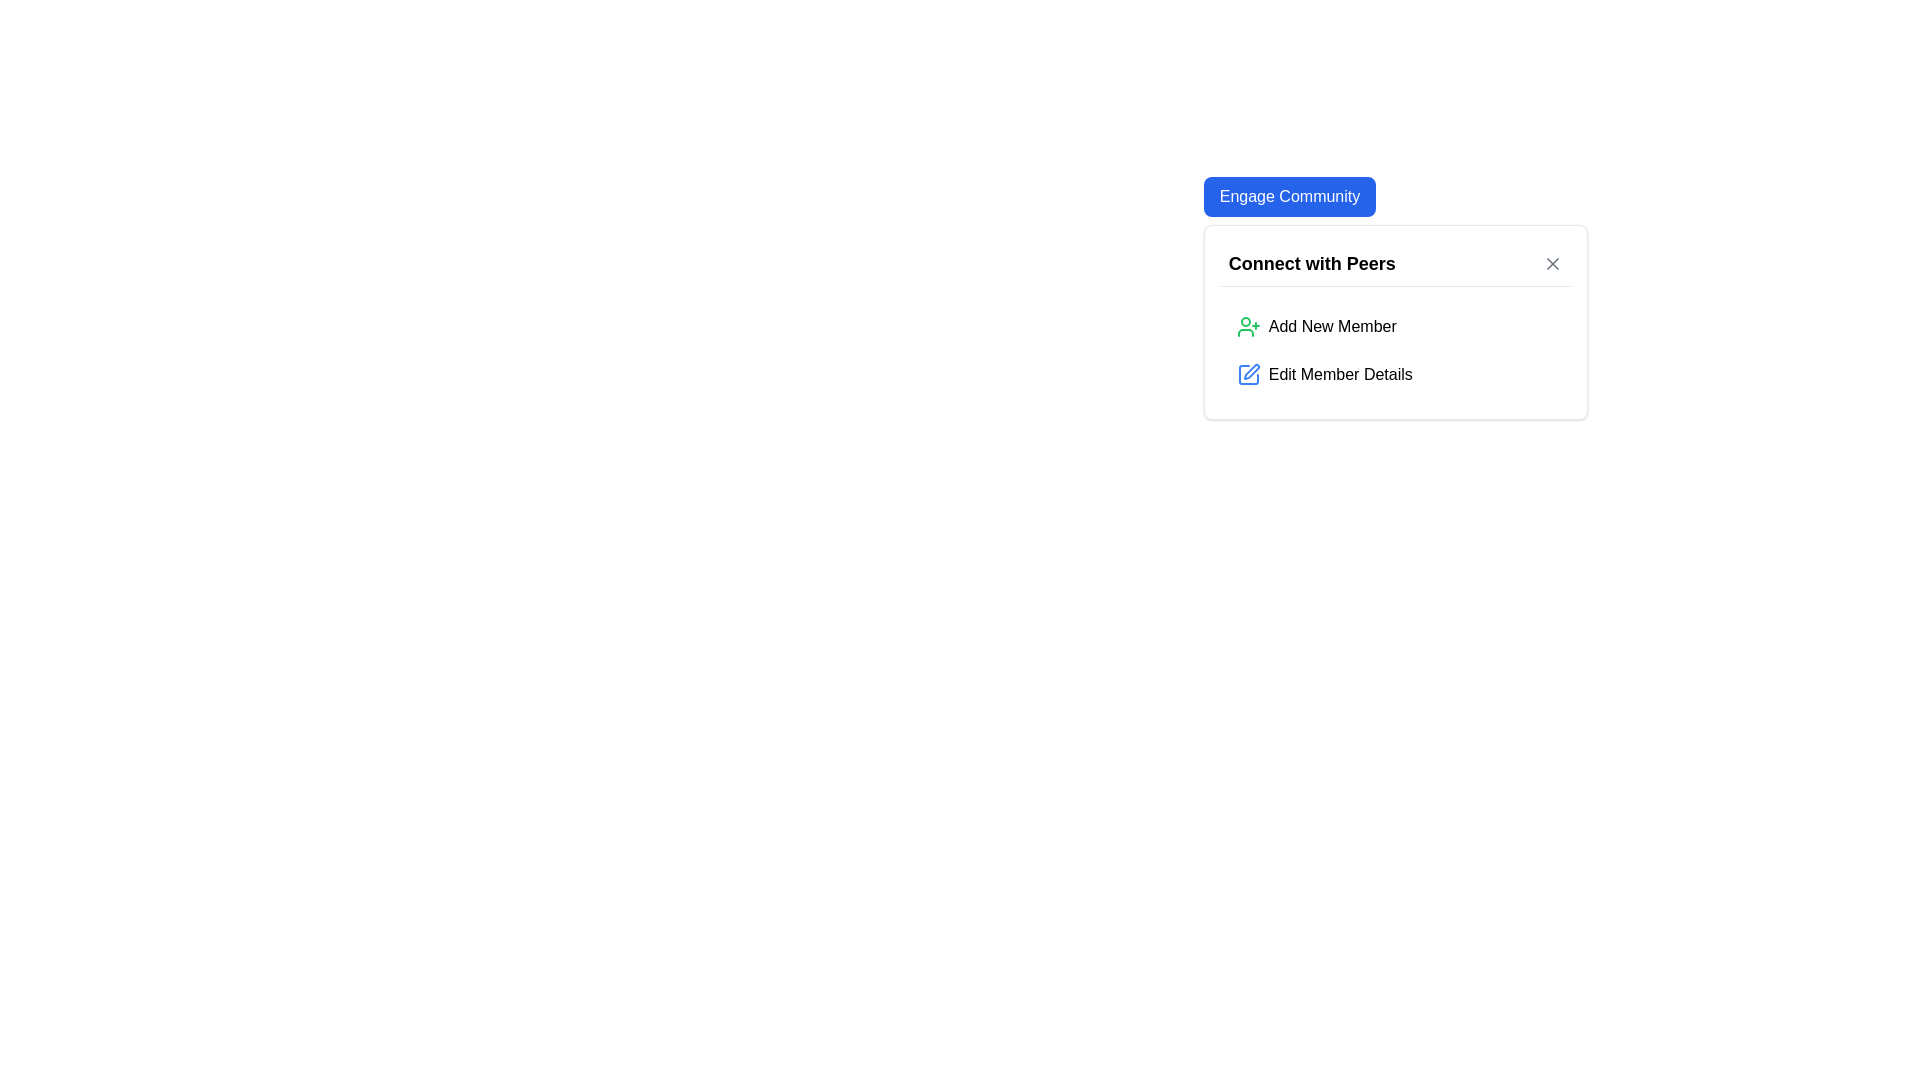 Image resolution: width=1920 pixels, height=1080 pixels. I want to click on the user-addition icon styled in green, located inside the 'Add New Member' button within the 'Connect with Peers' card layout, so click(1247, 326).